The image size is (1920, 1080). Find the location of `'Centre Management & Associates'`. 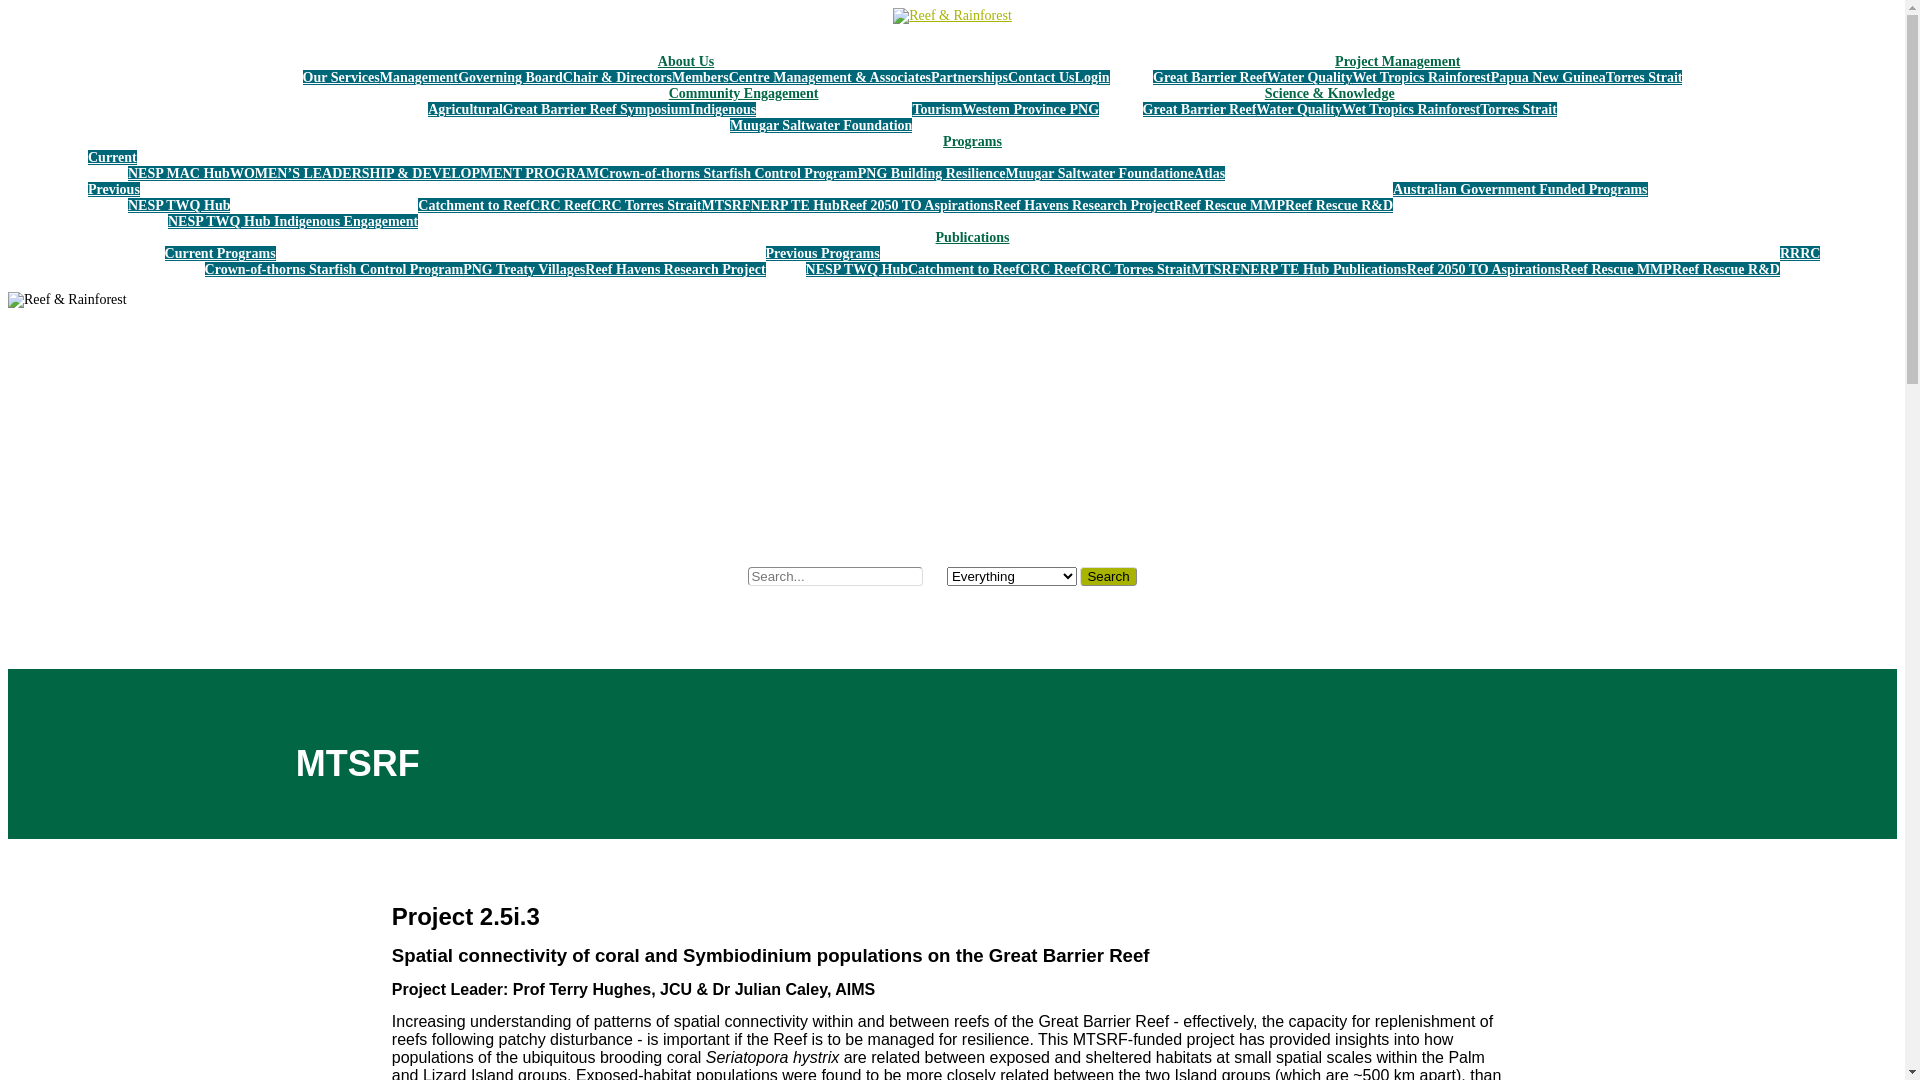

'Centre Management & Associates' is located at coordinates (830, 76).